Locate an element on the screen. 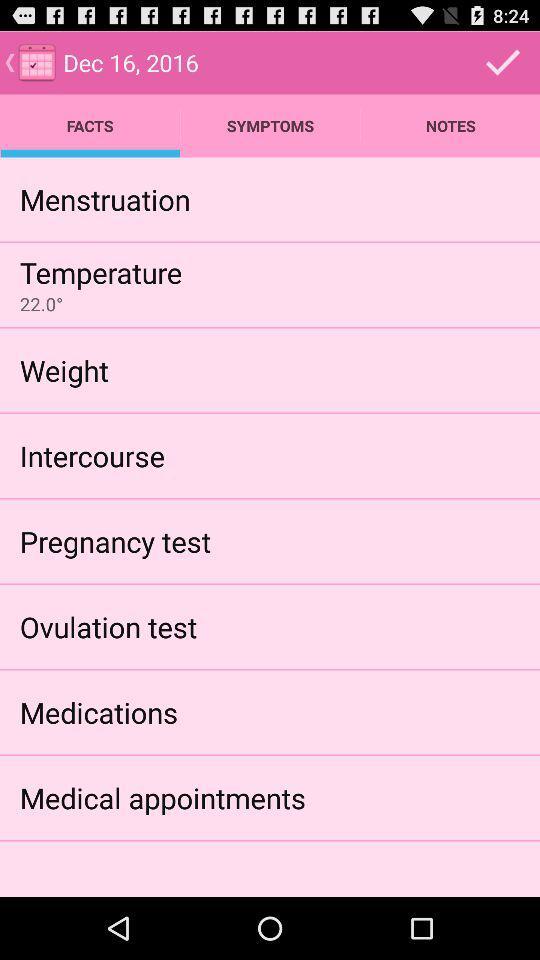  okay and/or save option s is located at coordinates (502, 62).